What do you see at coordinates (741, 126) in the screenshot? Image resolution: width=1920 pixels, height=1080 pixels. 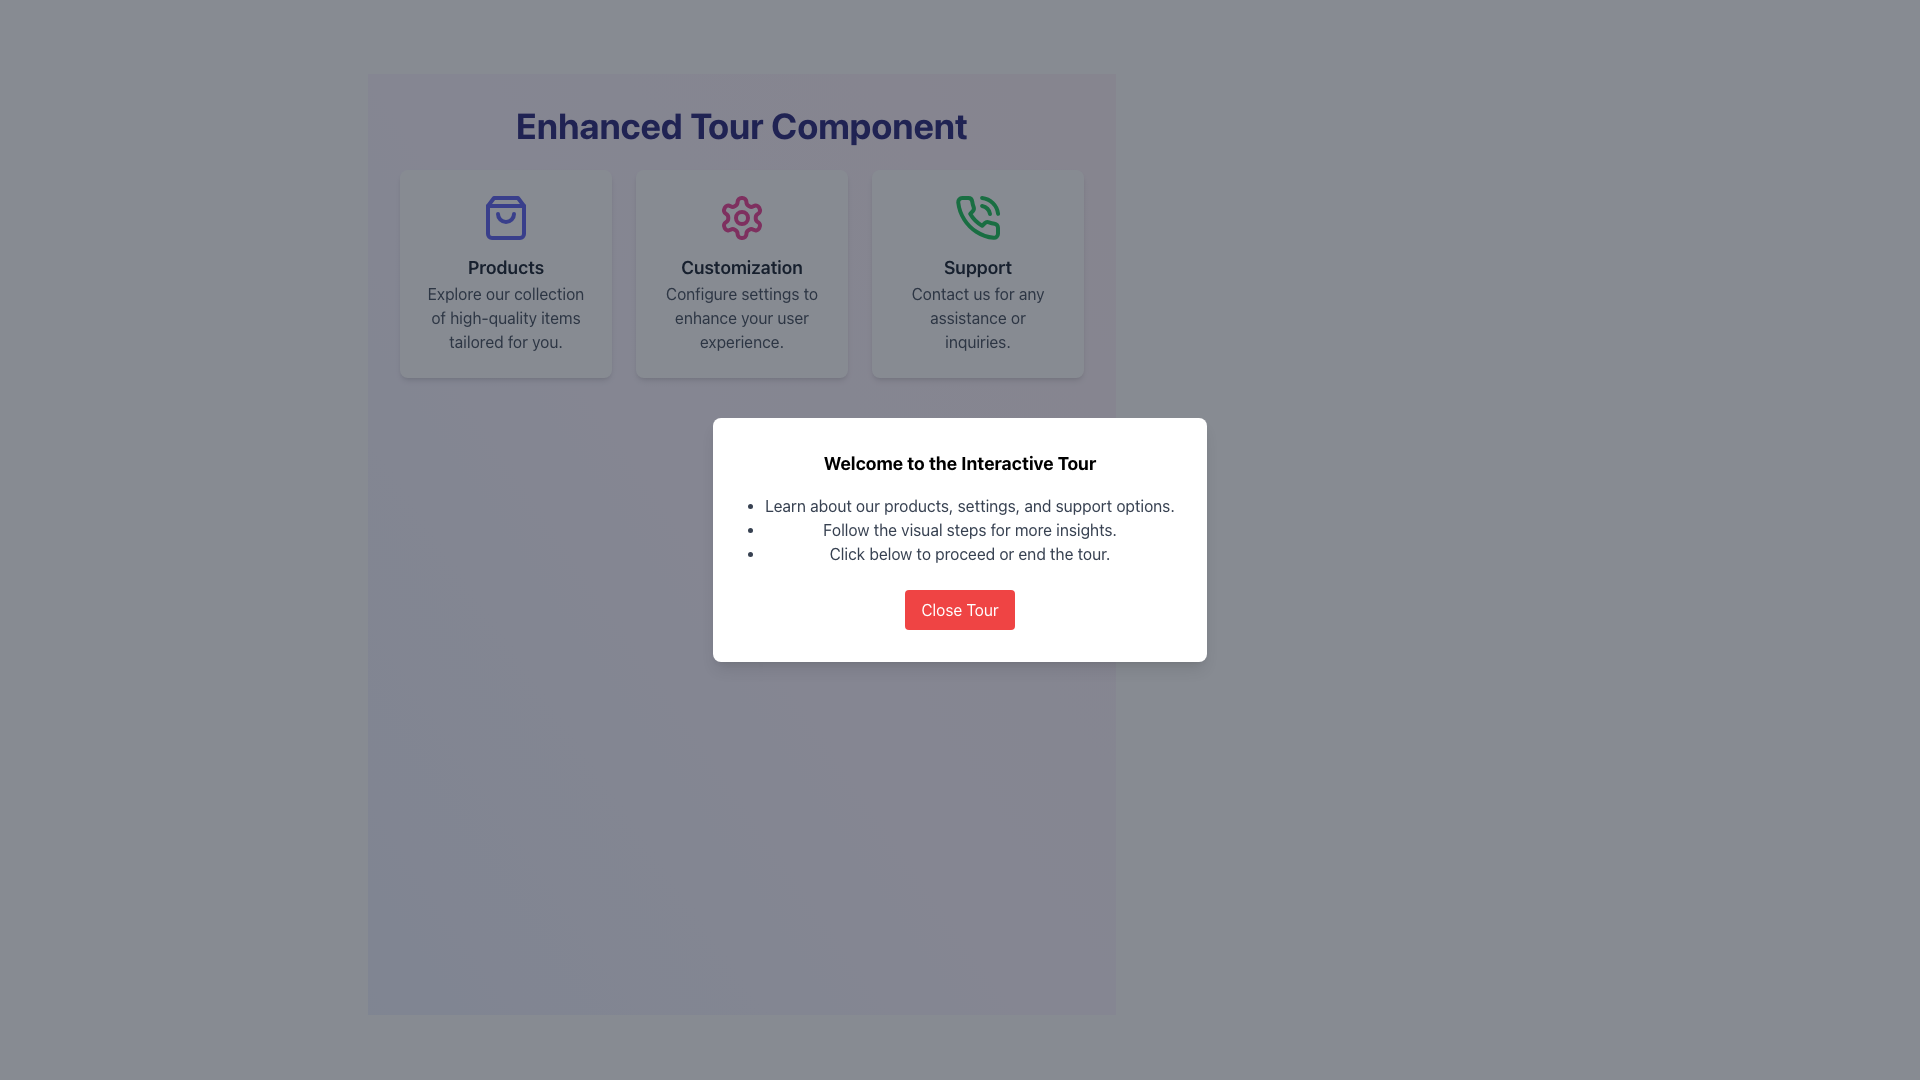 I see `text element that displays 'Enhanced Tour Component', which is a bold, large, deep blue centered text located at the top of a section above three cards labeled 'Products,' 'Customization,' and 'Support'` at bounding box center [741, 126].